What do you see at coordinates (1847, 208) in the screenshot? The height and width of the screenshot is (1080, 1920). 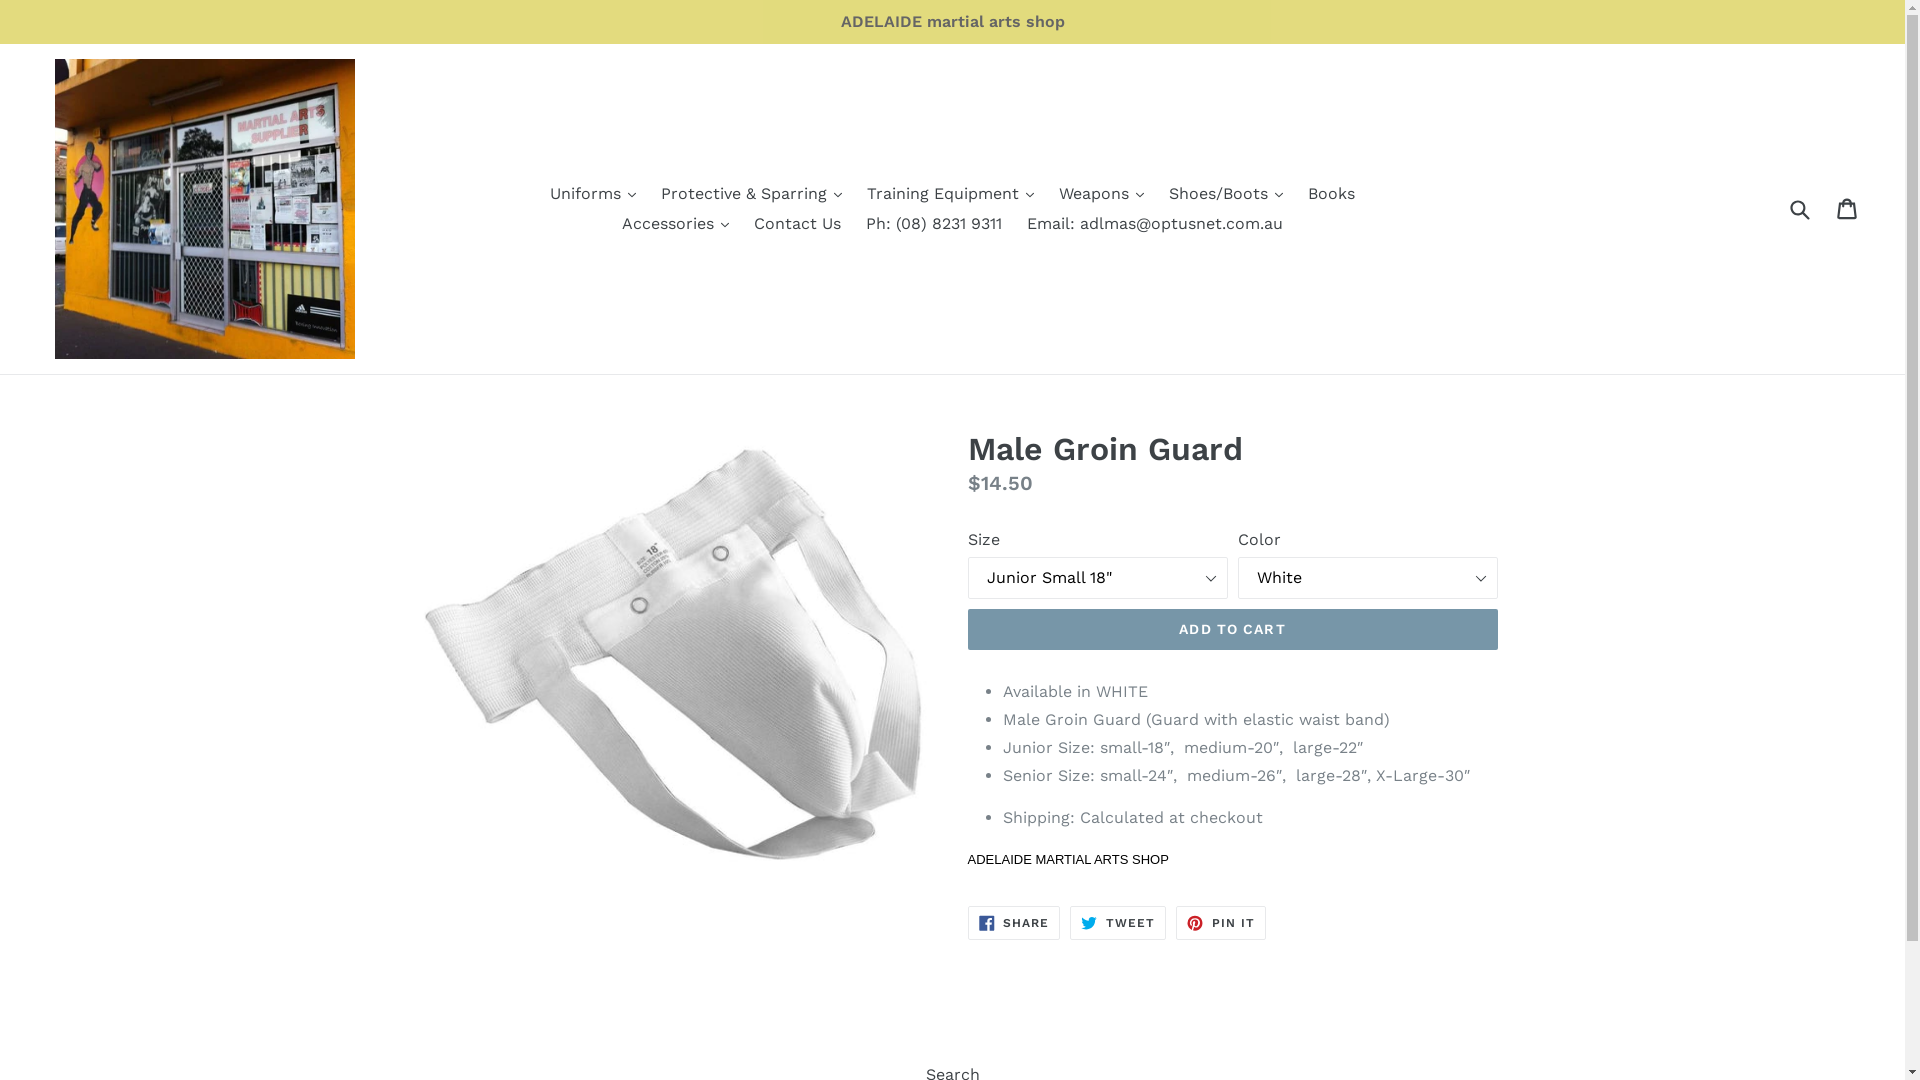 I see `'Cart` at bounding box center [1847, 208].